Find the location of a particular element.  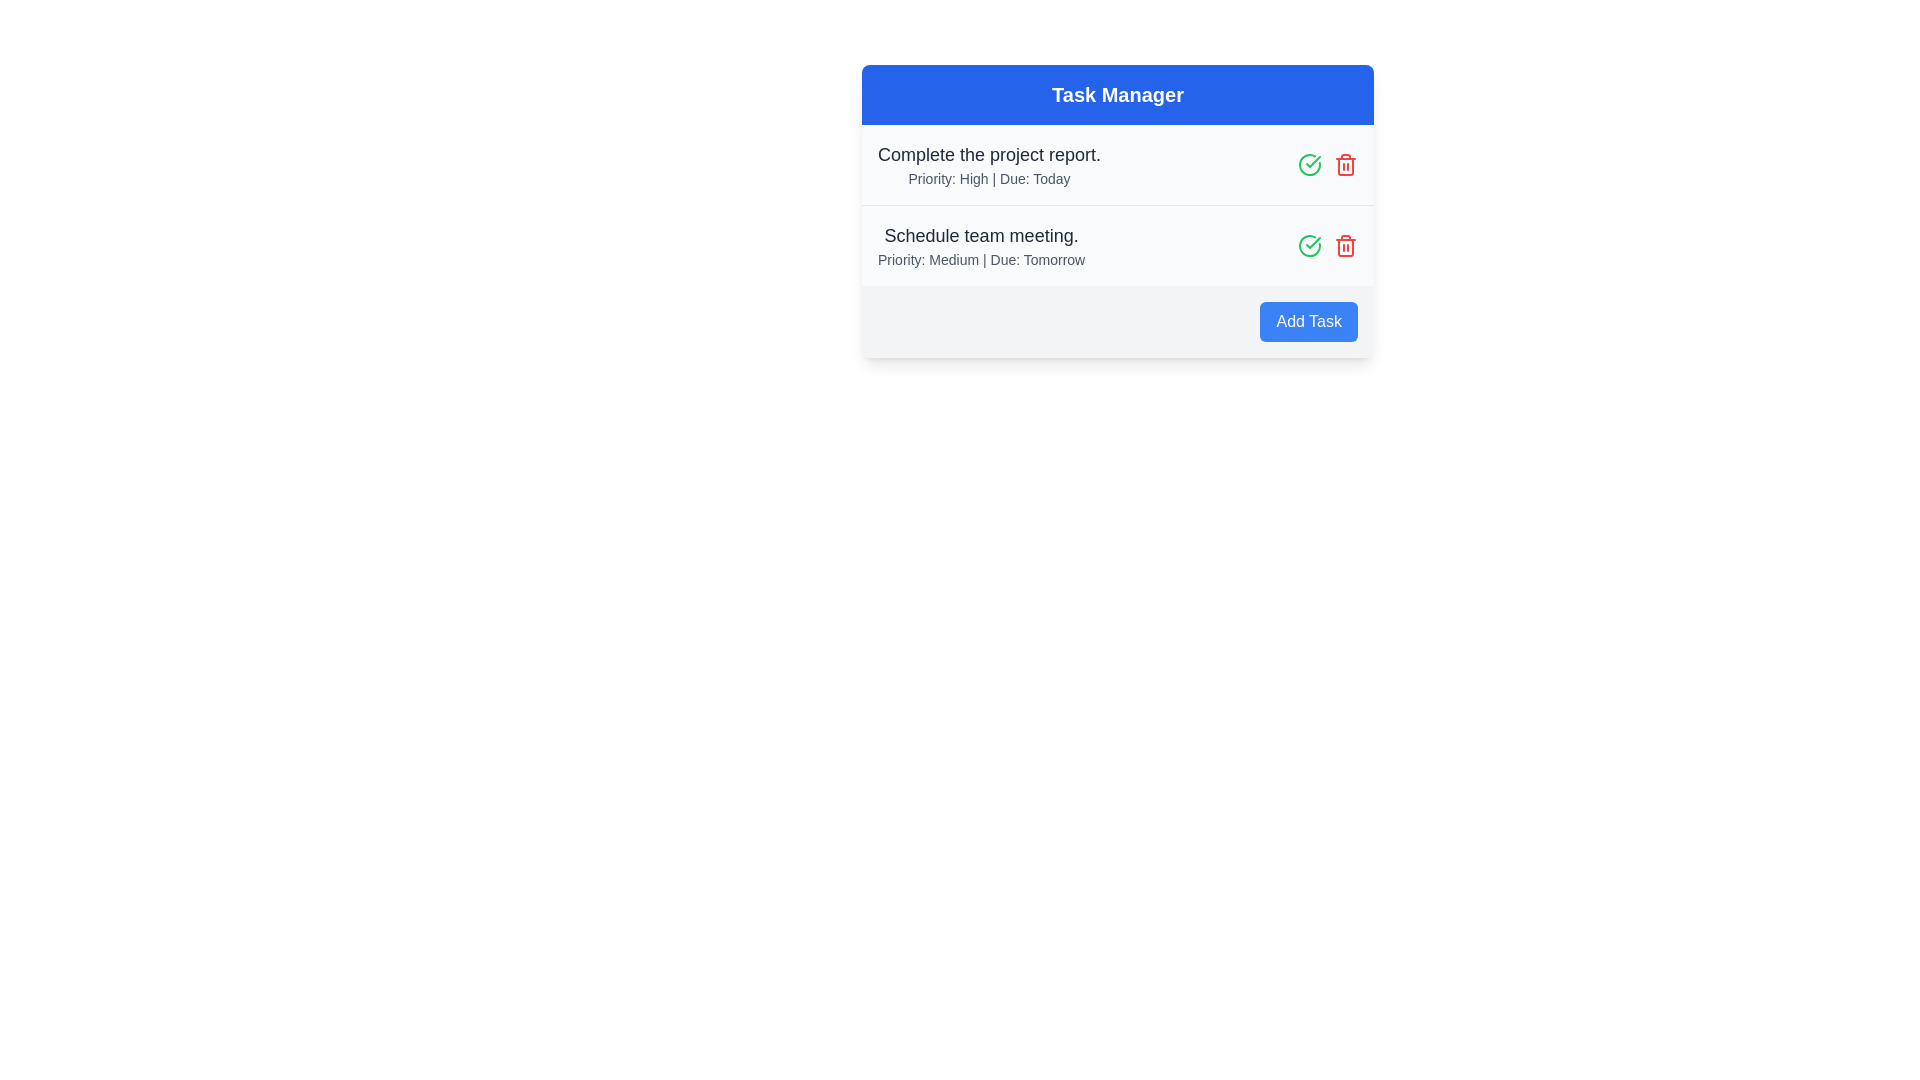

the text label displaying the task title 'Schedule team meeting' located in the second row of the vertical task listing is located at coordinates (981, 234).